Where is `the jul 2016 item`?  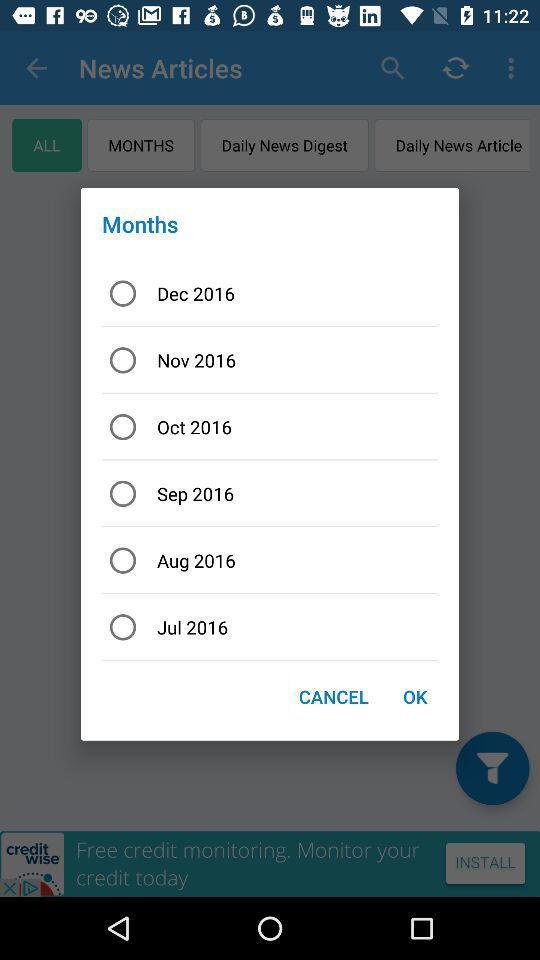
the jul 2016 item is located at coordinates (270, 626).